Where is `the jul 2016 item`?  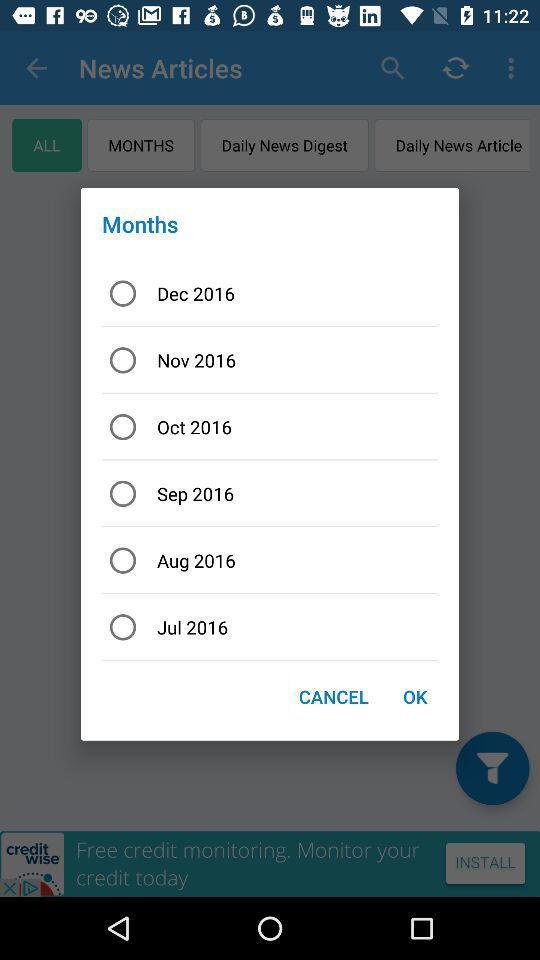
the jul 2016 item is located at coordinates (270, 626).